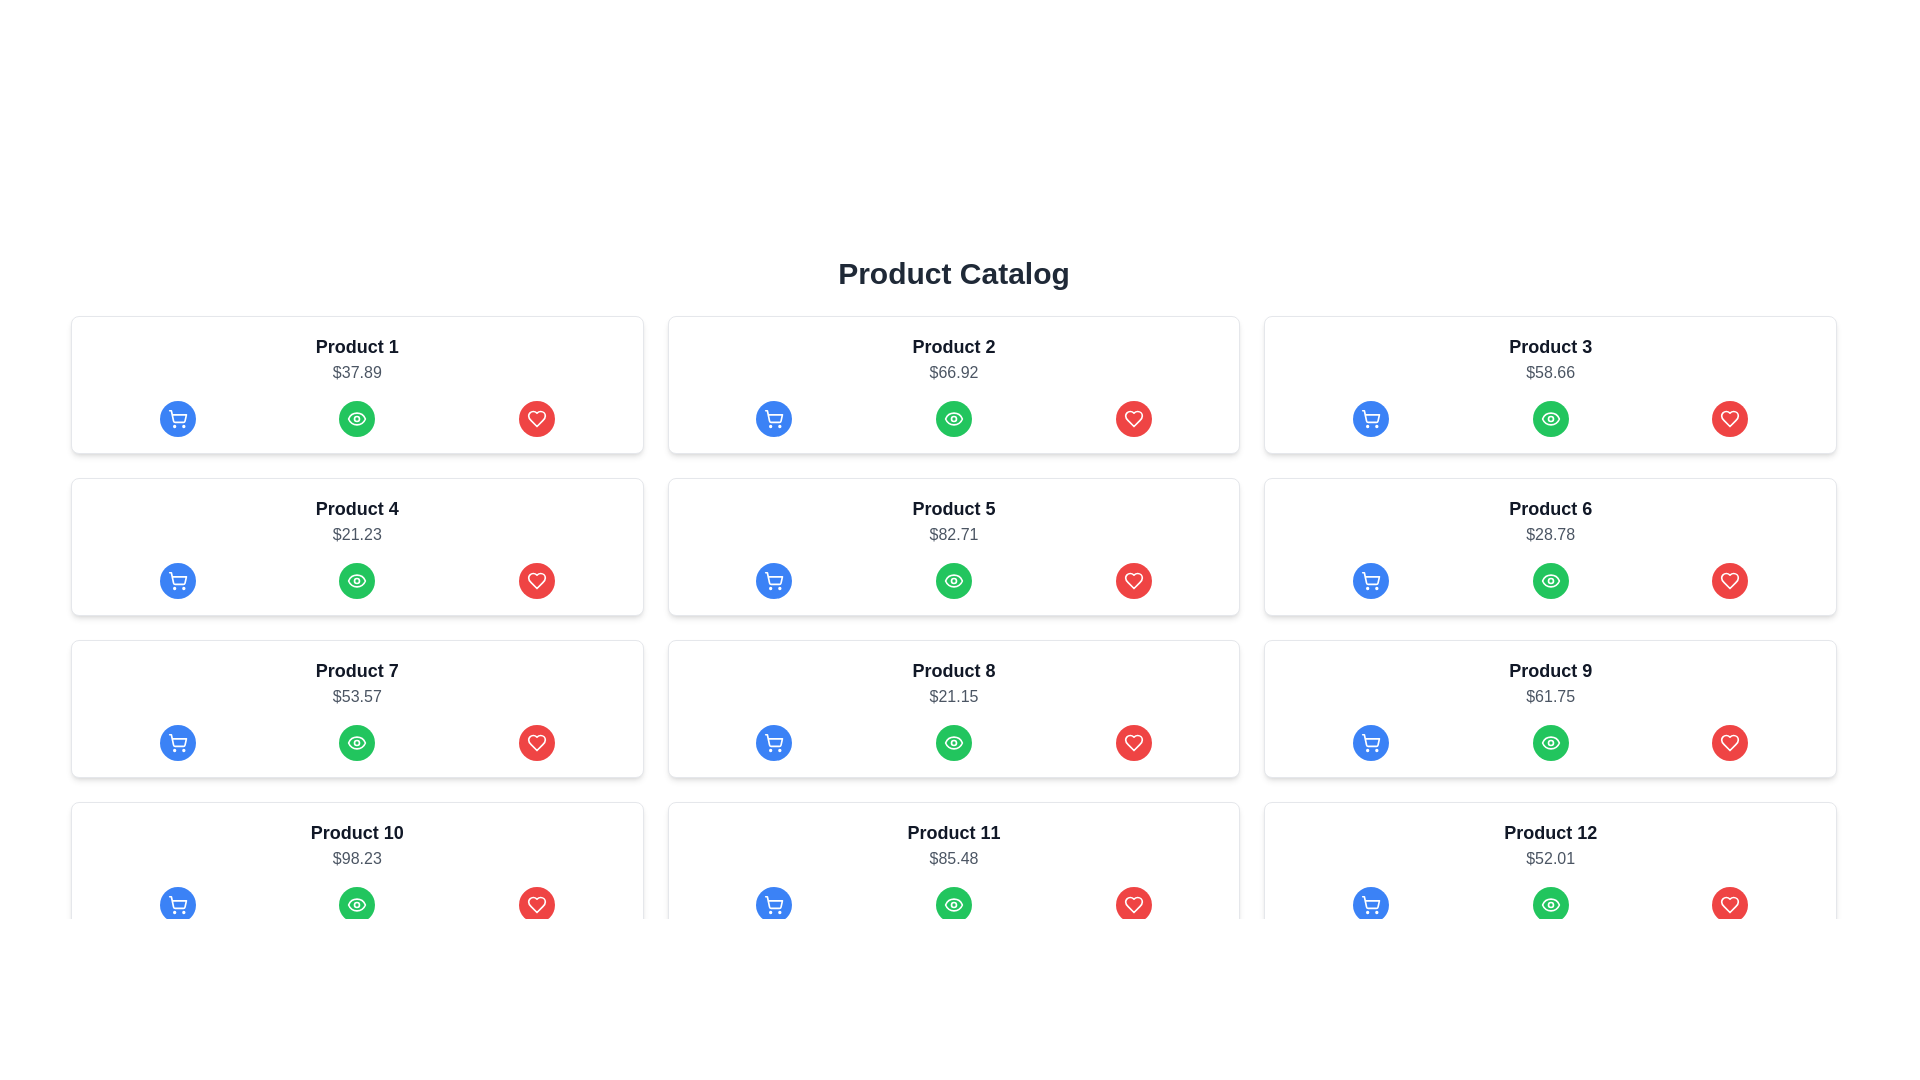 The height and width of the screenshot is (1080, 1920). Describe the element at coordinates (1549, 581) in the screenshot. I see `the circular green button with a white eye icon that is the second button under 'Product 6'` at that location.